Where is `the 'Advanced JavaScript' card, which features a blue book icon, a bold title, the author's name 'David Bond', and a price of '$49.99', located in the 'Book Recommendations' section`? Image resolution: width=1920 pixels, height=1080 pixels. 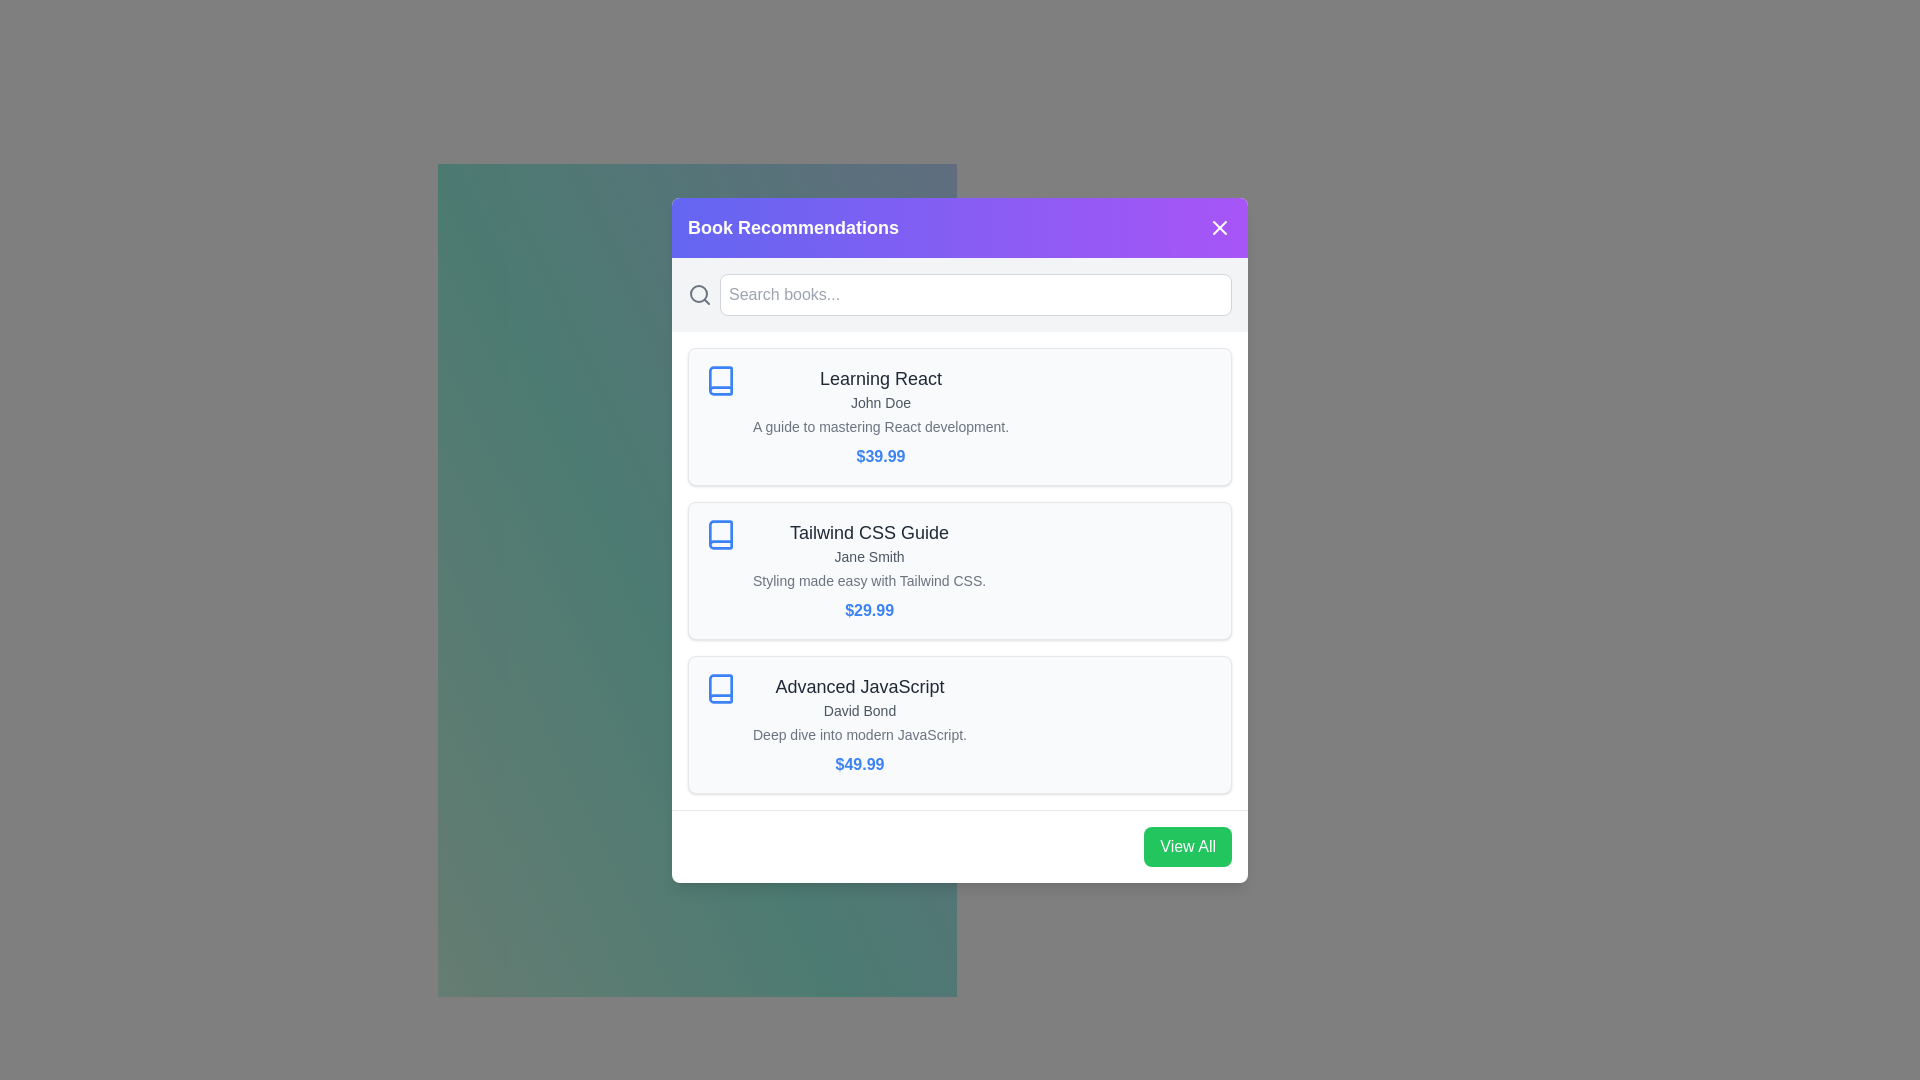
the 'Advanced JavaScript' card, which features a blue book icon, a bold title, the author's name 'David Bond', and a price of '$49.99', located in the 'Book Recommendations' section is located at coordinates (960, 724).